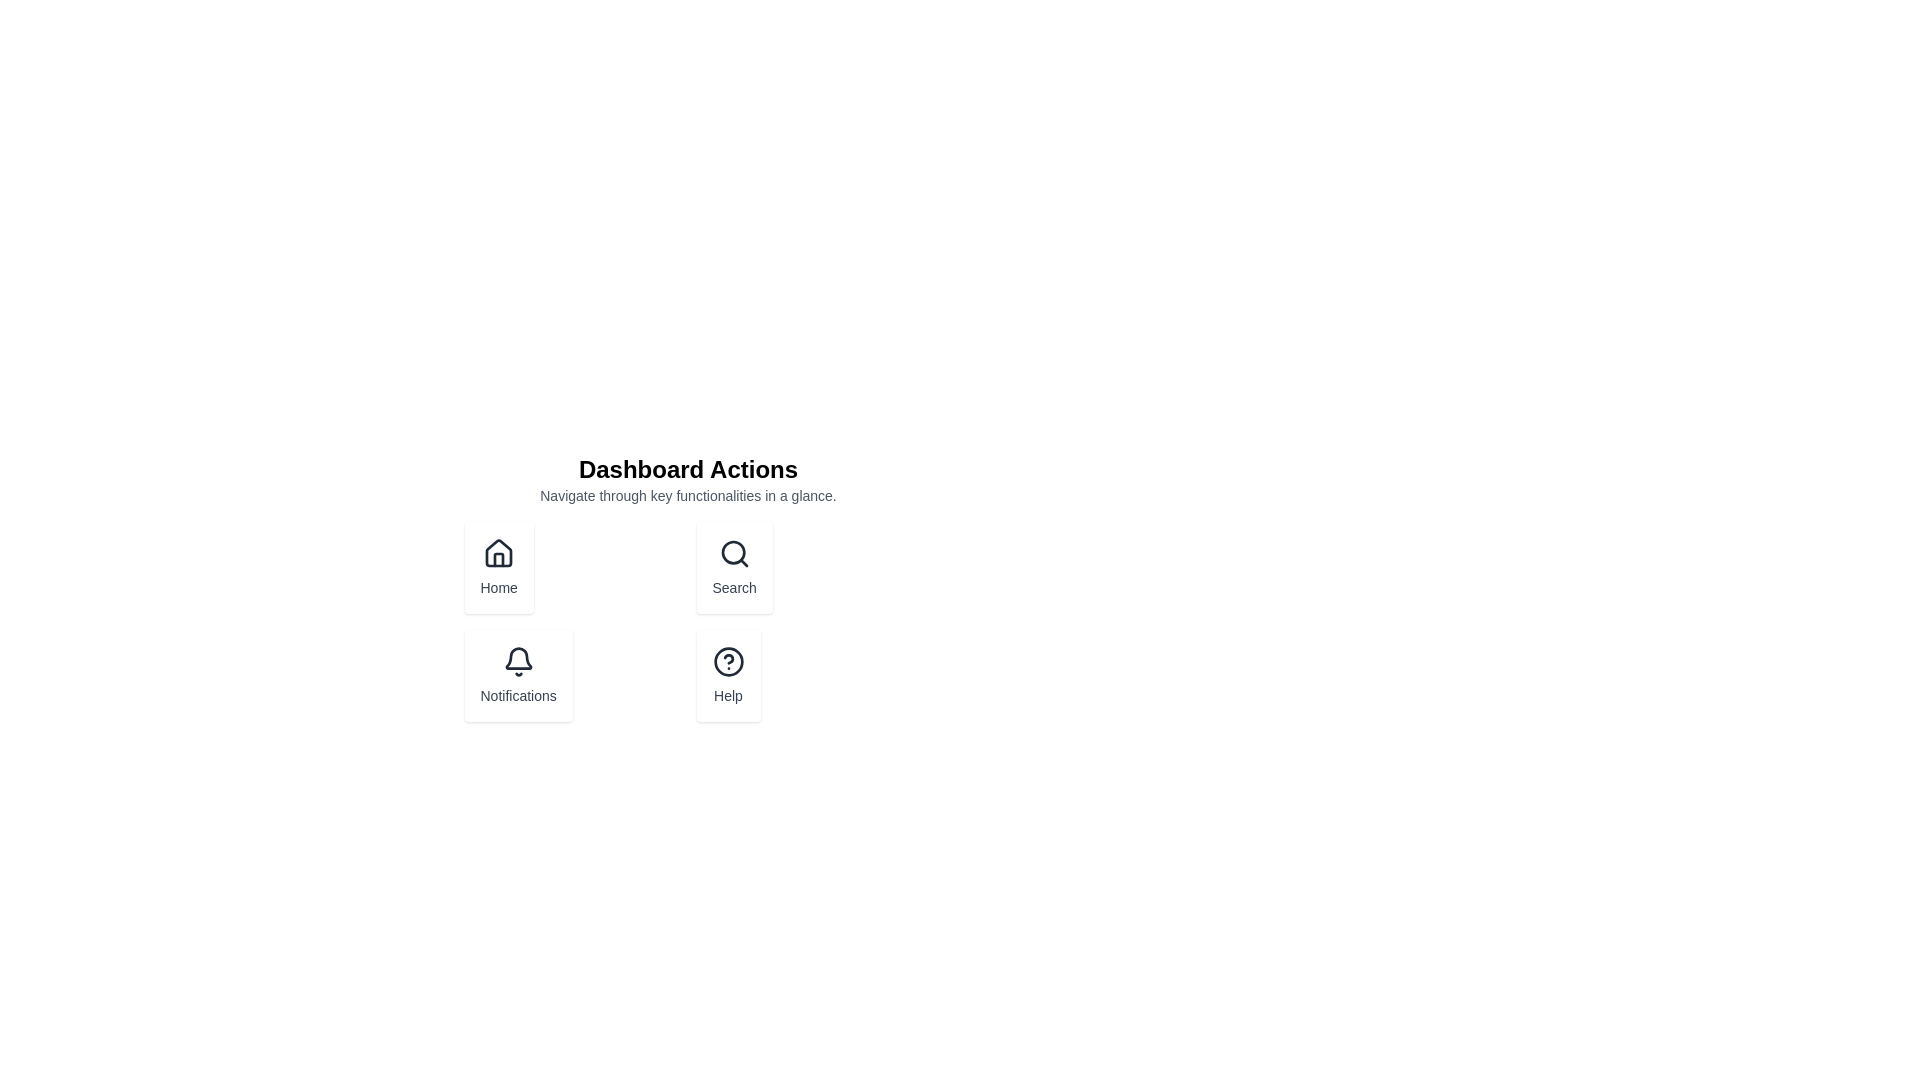  What do you see at coordinates (733, 586) in the screenshot?
I see `the 'Search' descriptive label located at the bottom of the card in the top-center section of the interface` at bounding box center [733, 586].